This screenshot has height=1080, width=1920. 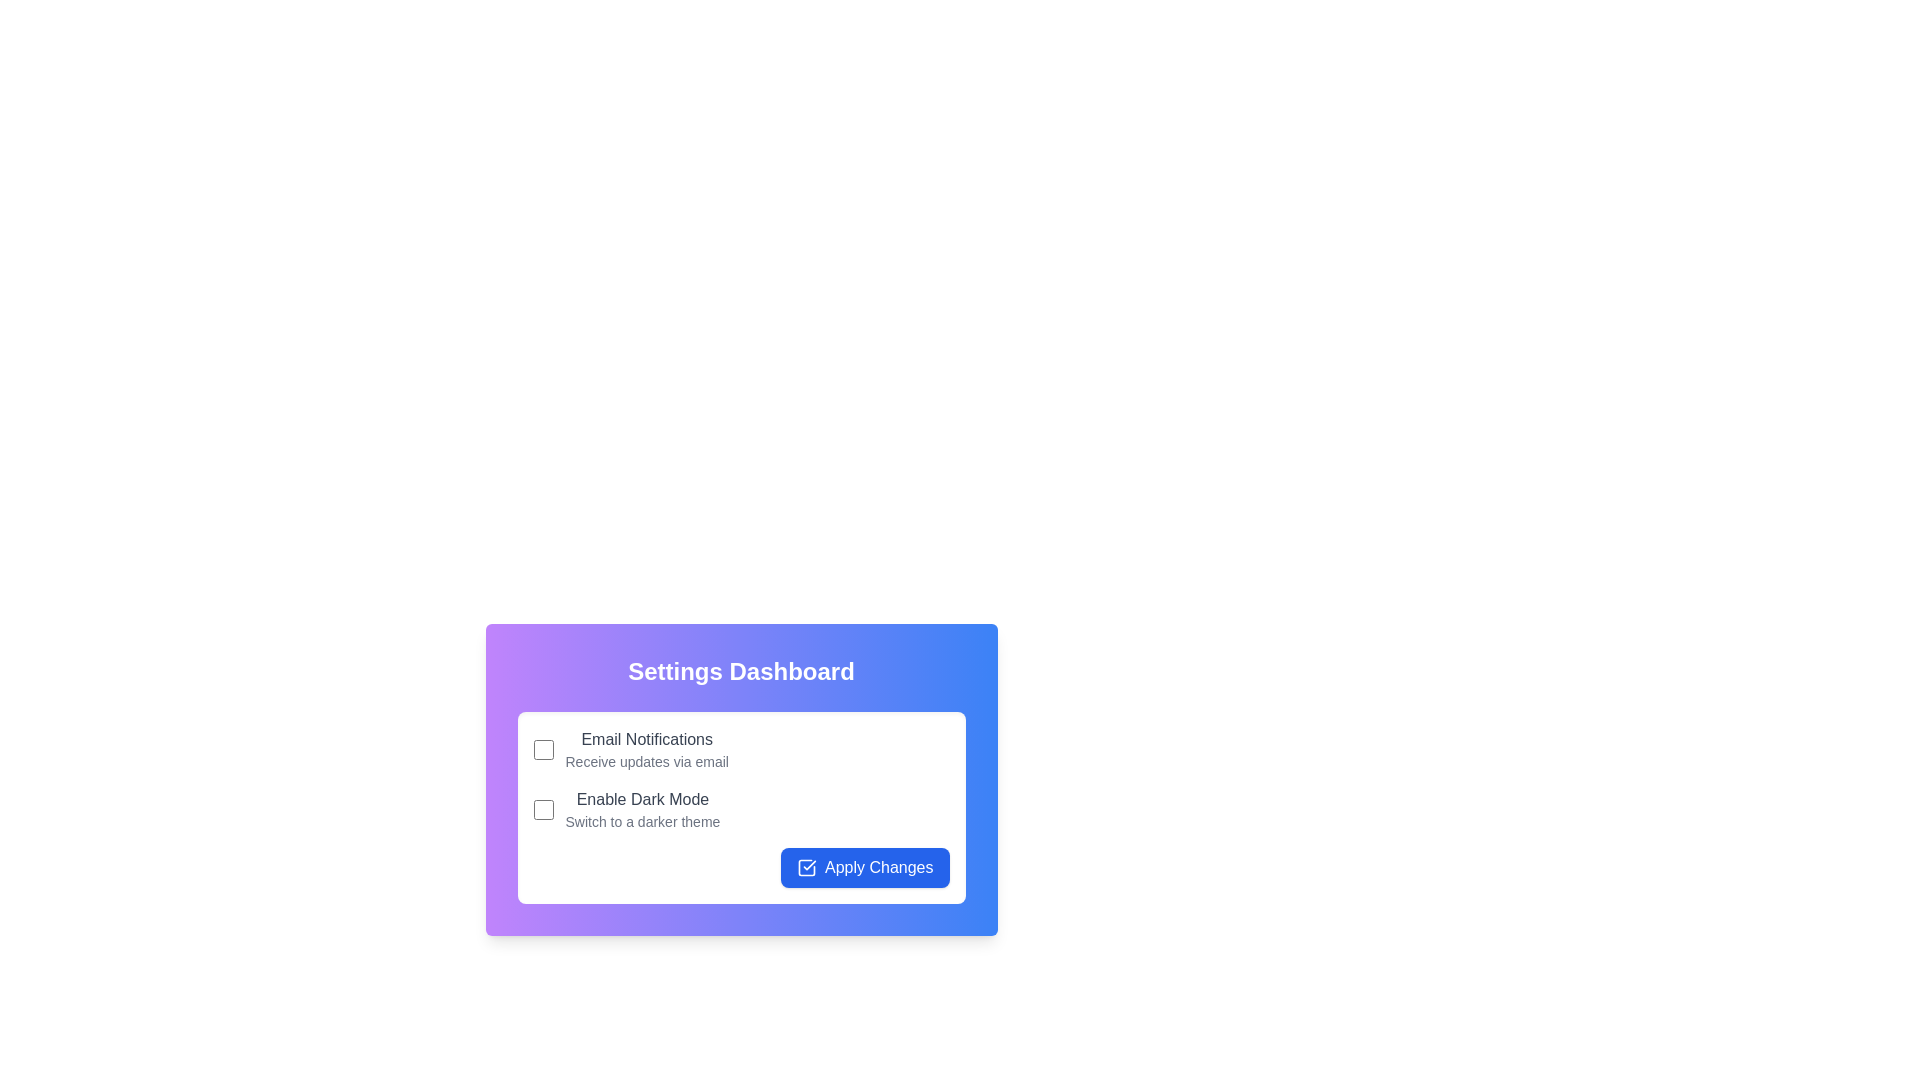 What do you see at coordinates (647, 749) in the screenshot?
I see `the label providing context for email notification settings, which is located within the settings panel dialog, positioned to the right of the checkbox` at bounding box center [647, 749].